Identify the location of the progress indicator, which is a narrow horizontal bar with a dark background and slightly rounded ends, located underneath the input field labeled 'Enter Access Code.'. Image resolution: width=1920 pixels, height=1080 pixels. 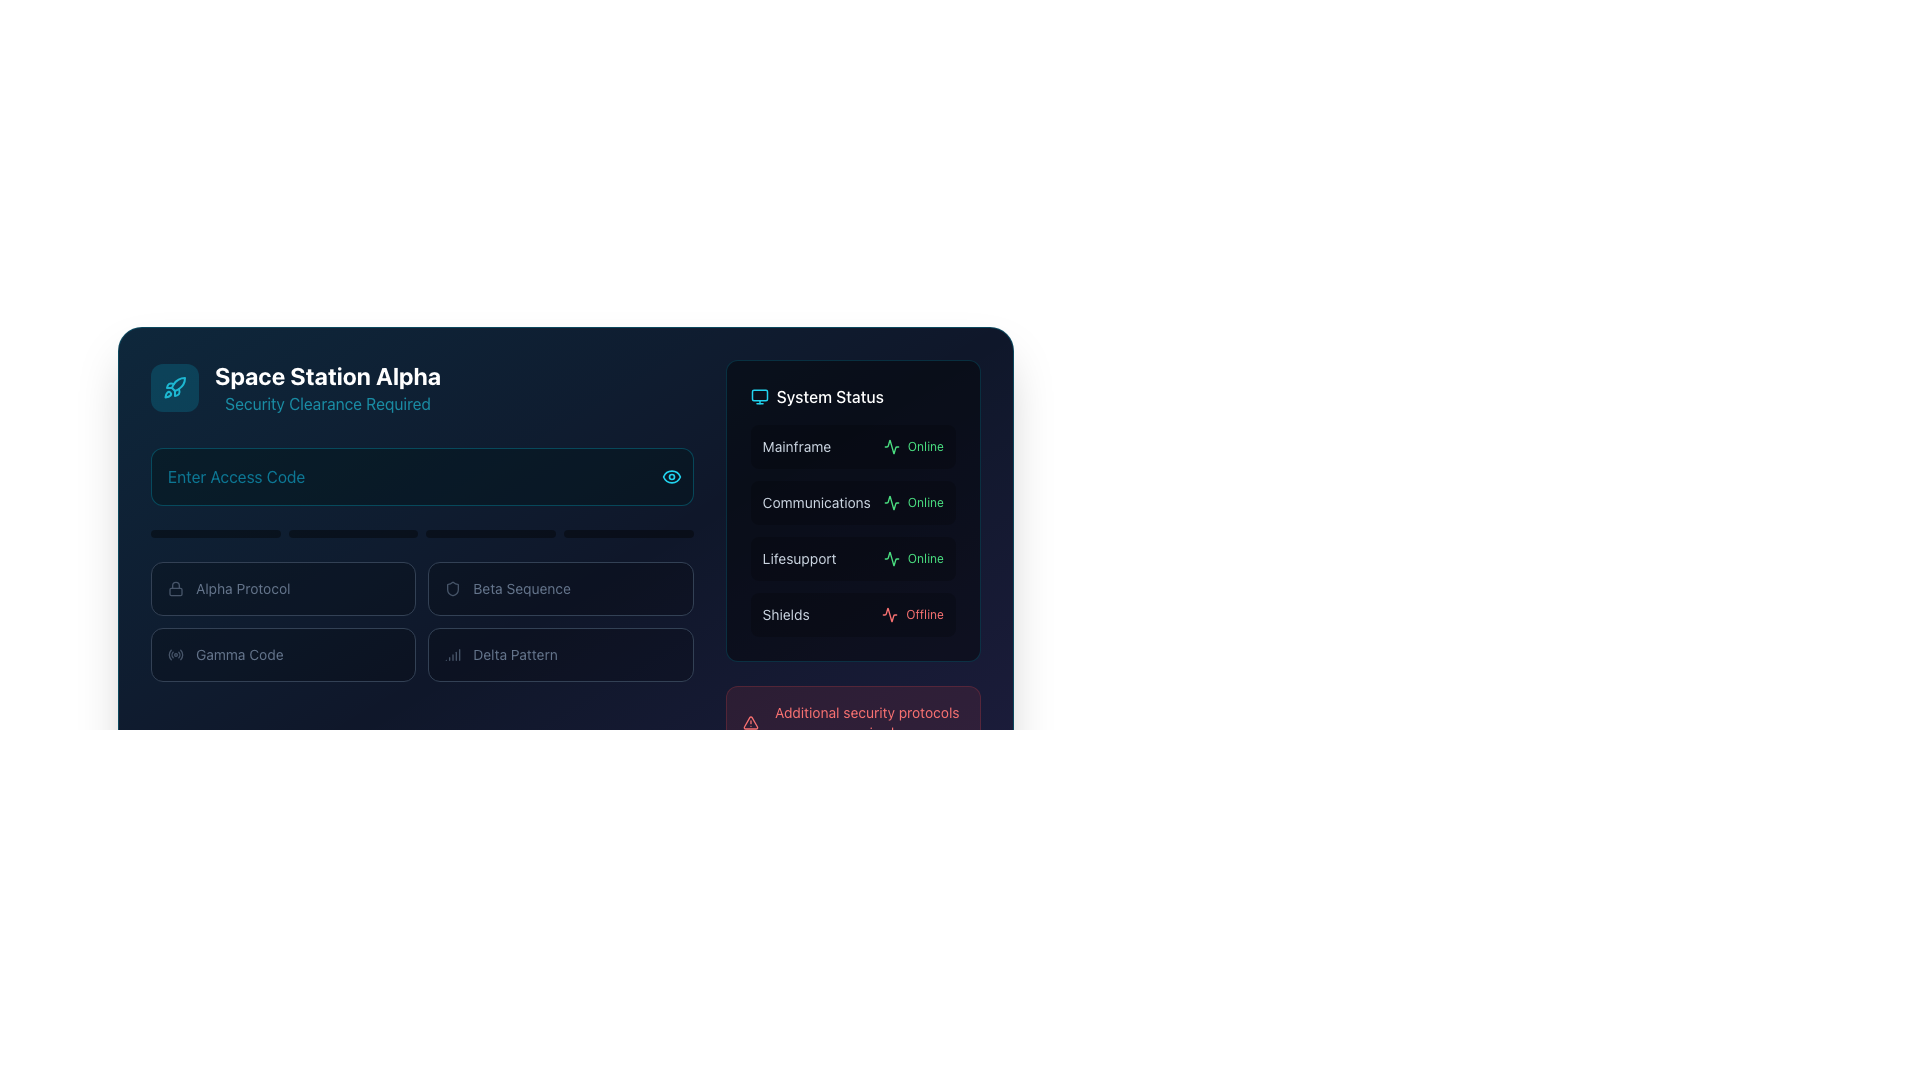
(627, 532).